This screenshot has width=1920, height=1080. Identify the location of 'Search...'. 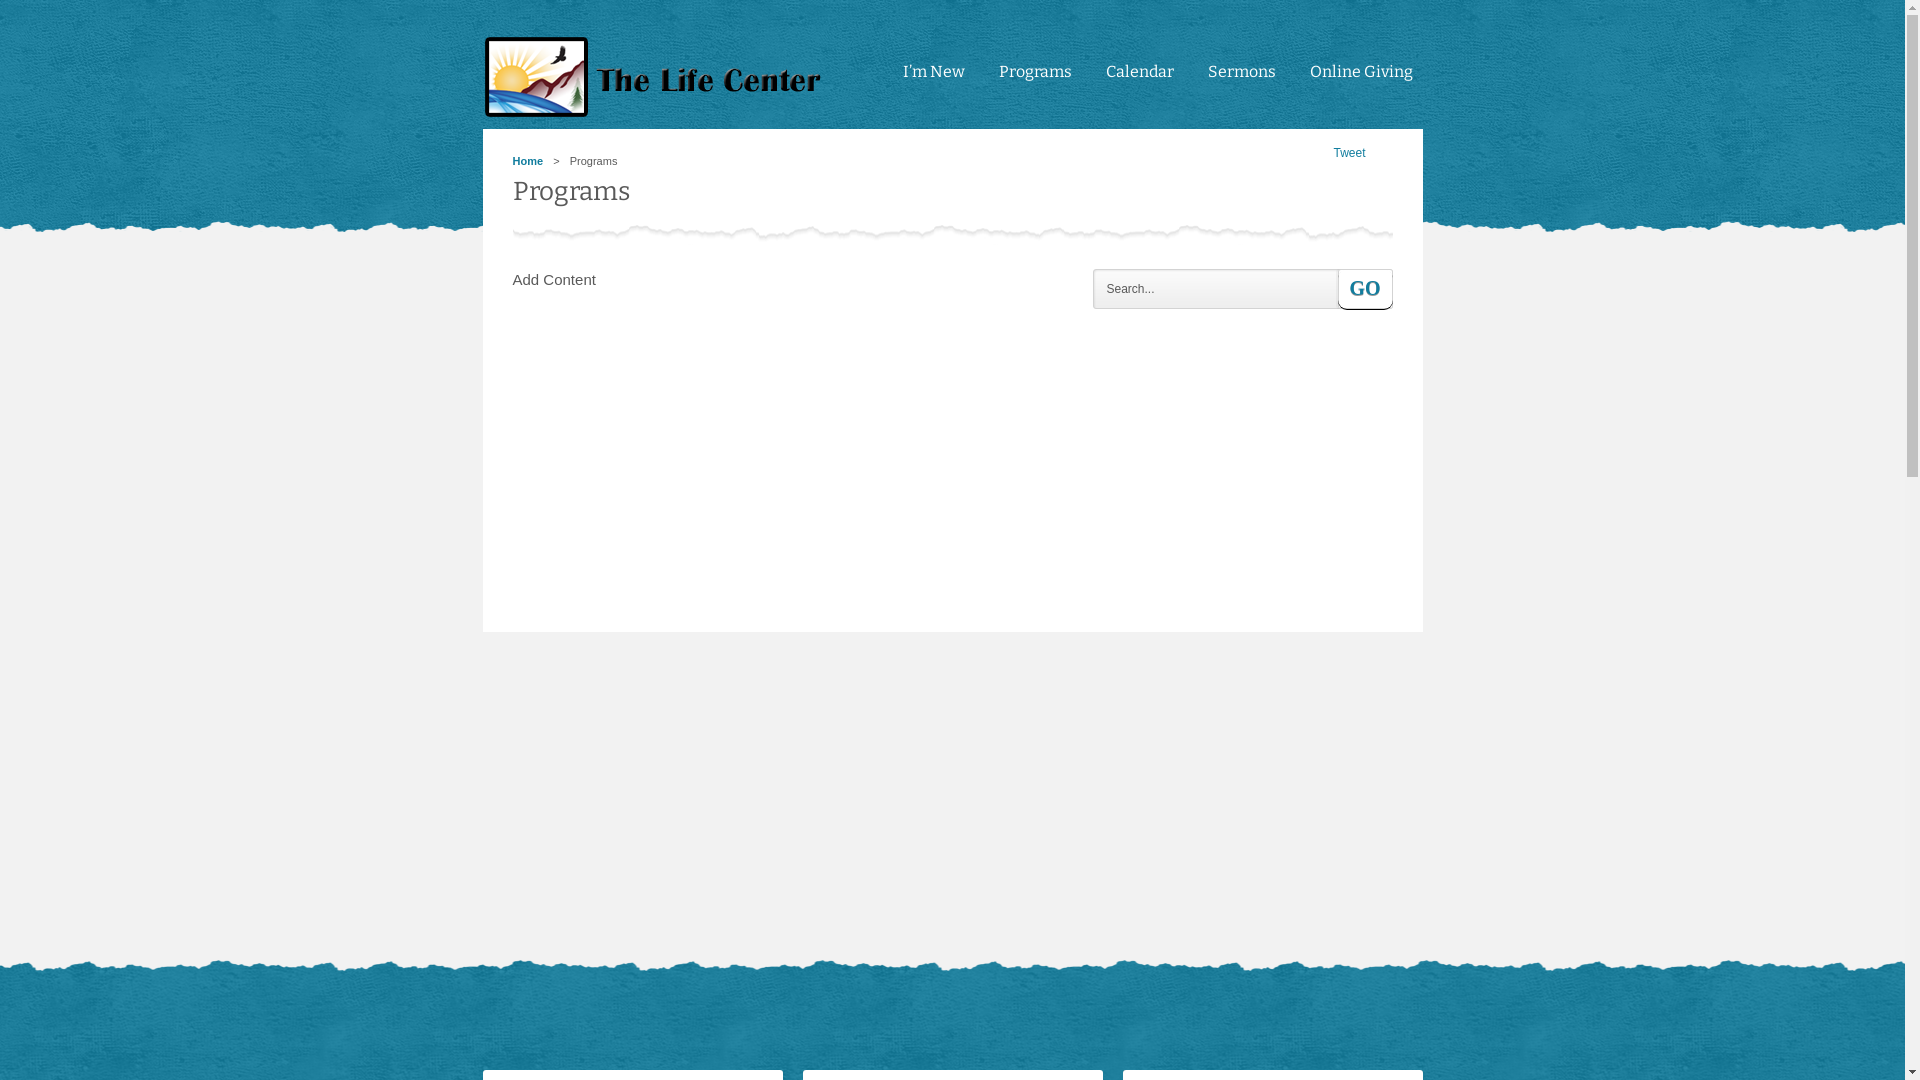
(1090, 289).